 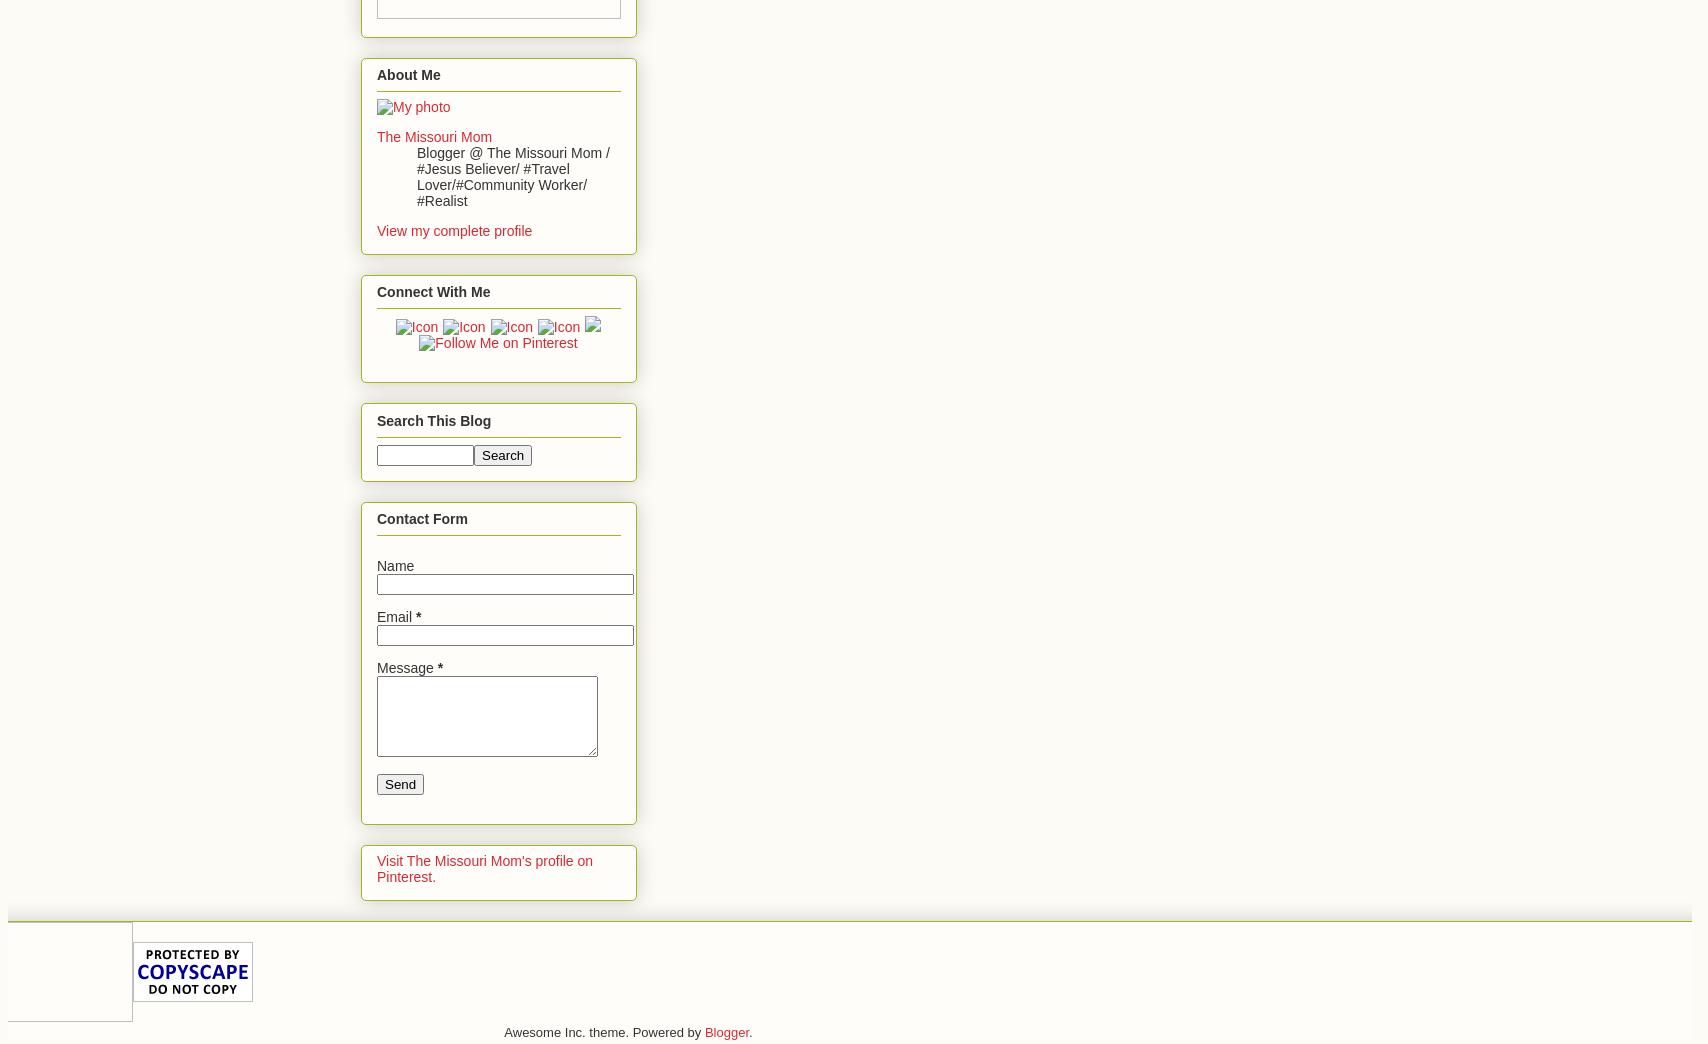 What do you see at coordinates (416, 175) in the screenshot?
I see `'Blogger @ The Missouri Mom / #Jesus Believer/ #Travel Lover/#Community Worker/ #Realist'` at bounding box center [416, 175].